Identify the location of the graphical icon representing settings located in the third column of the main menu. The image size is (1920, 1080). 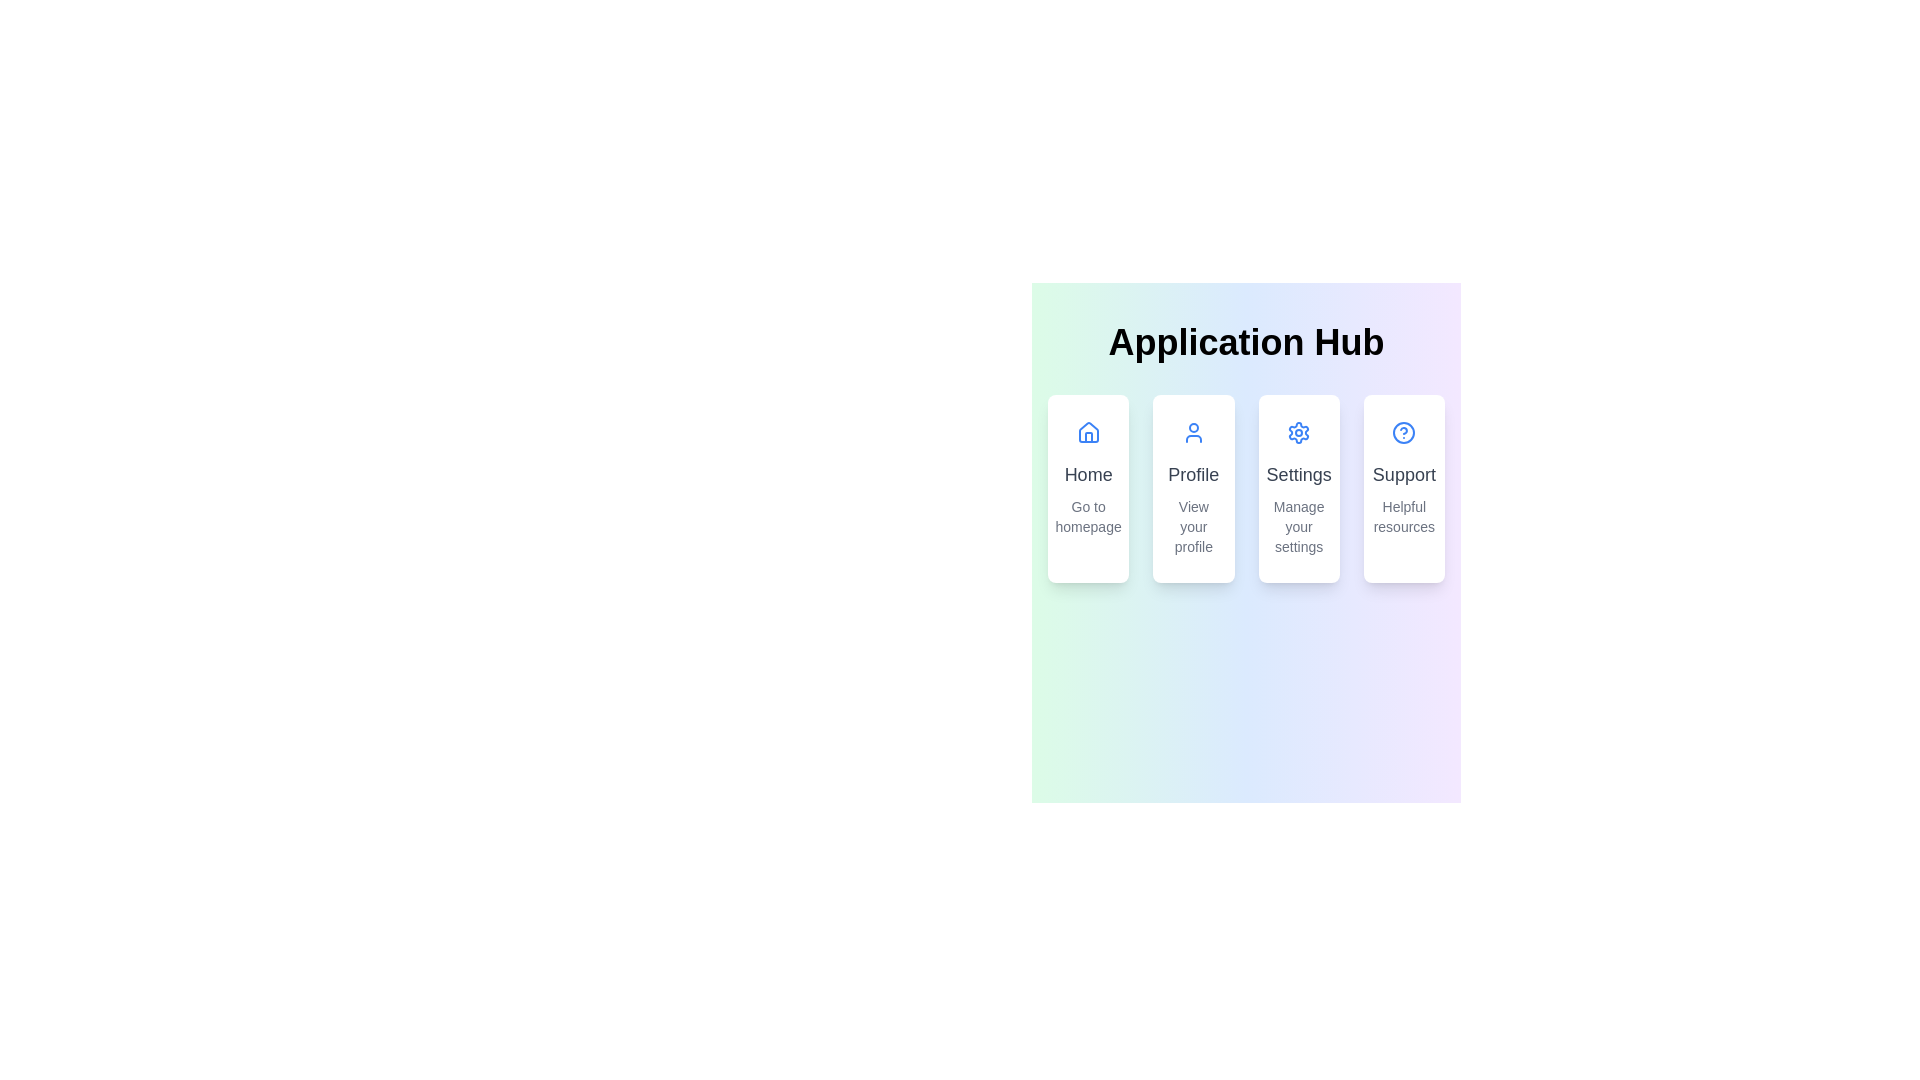
(1299, 431).